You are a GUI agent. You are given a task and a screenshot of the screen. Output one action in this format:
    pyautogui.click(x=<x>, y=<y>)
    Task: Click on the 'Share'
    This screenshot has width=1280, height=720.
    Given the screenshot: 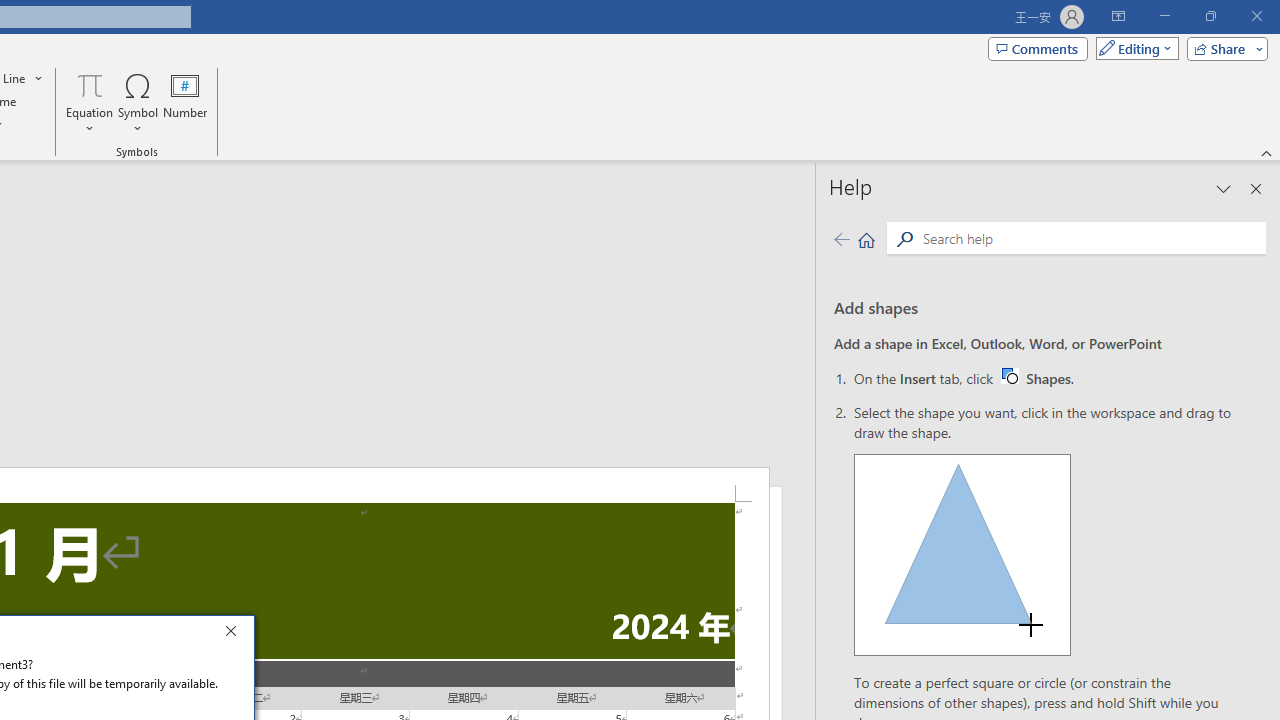 What is the action you would take?
    pyautogui.click(x=1222, y=47)
    